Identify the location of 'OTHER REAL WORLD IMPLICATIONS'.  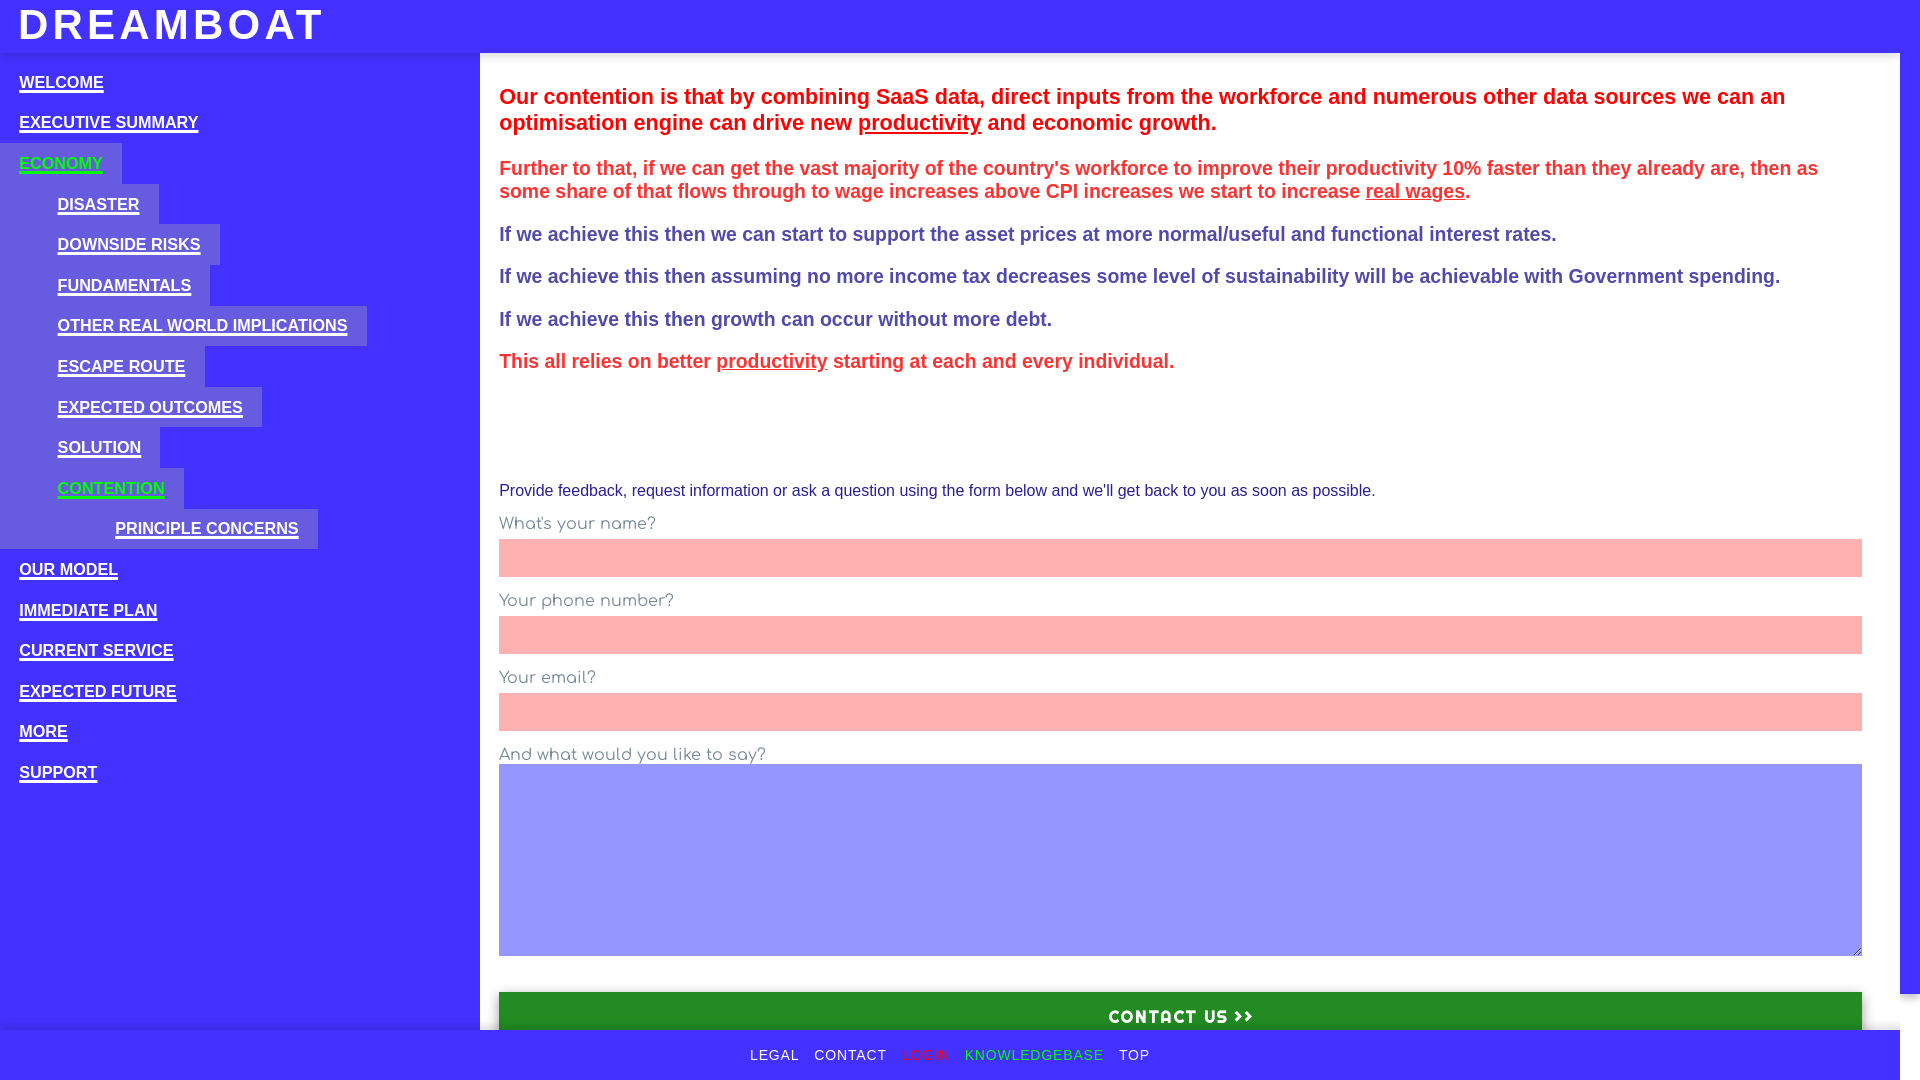
(183, 325).